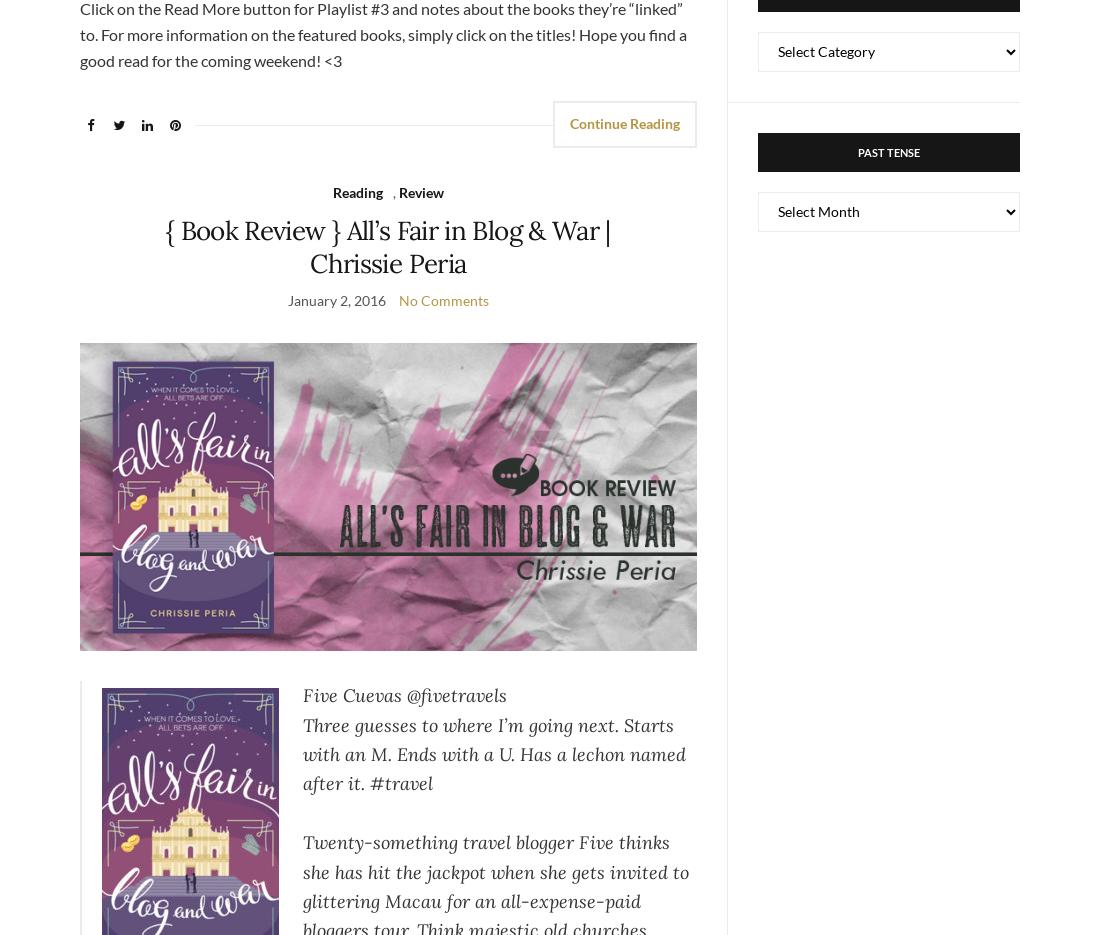 The height and width of the screenshot is (935, 1100). Describe the element at coordinates (164, 247) in the screenshot. I see `'{ Book Review } All’s Fair in Blog & War | Chrissie Peria'` at that location.